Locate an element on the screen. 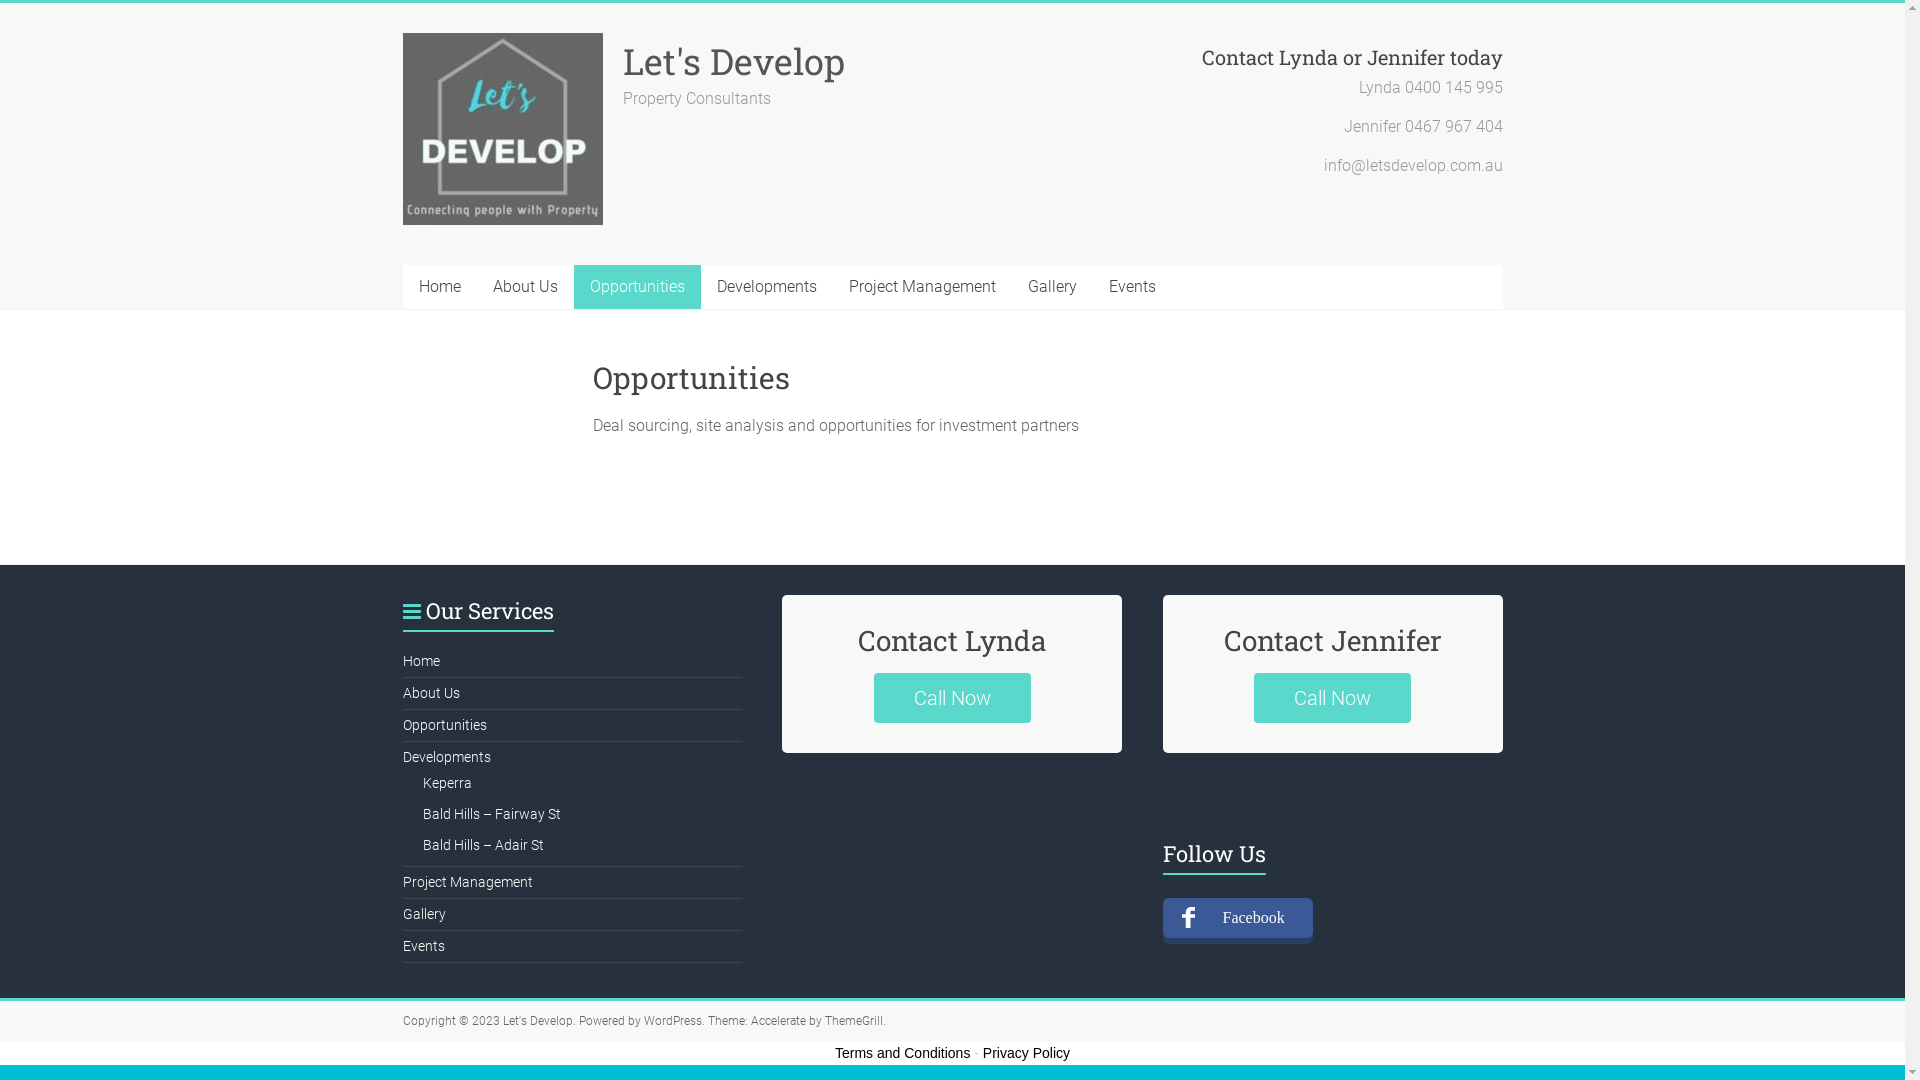 This screenshot has height=1080, width=1920. 'Home' is located at coordinates (419, 660).